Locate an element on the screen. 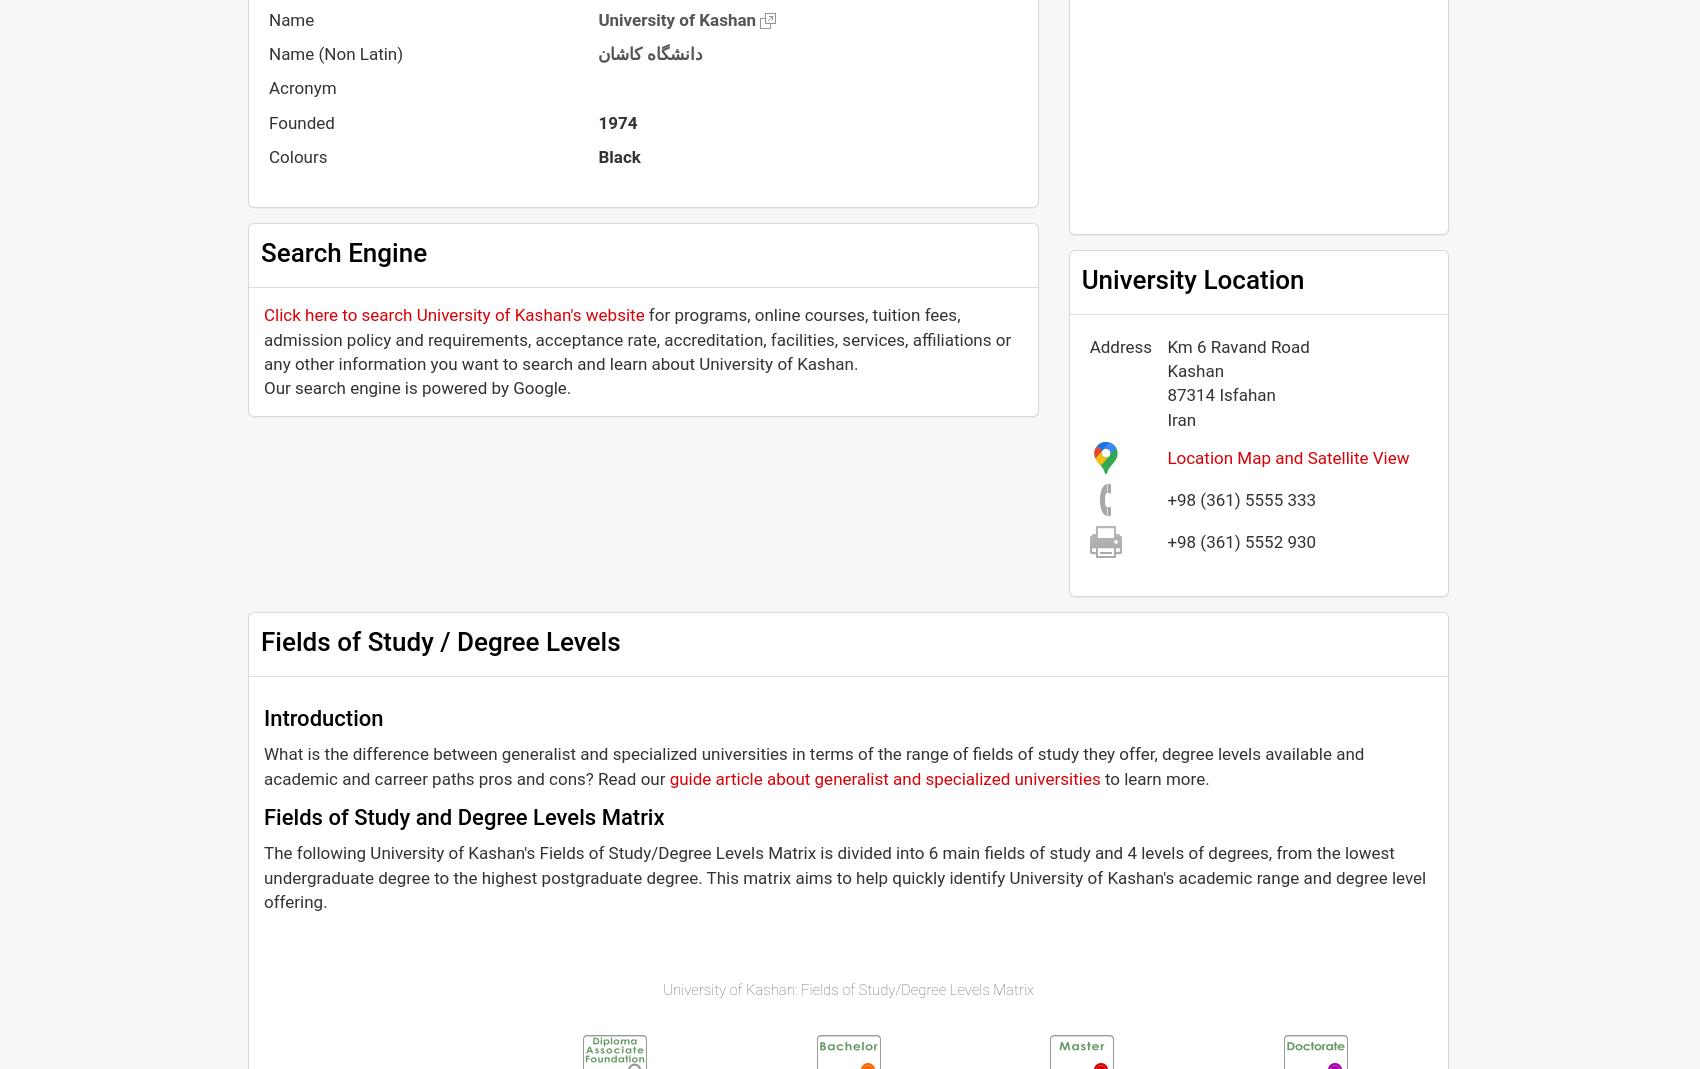 This screenshot has height=1069, width=1700. 'What is the difference between generalist and specialized universities in terms of the range of fields of study they offer, degree levels available and academic and carreer paths pros and cons? Read our' is located at coordinates (812, 766).